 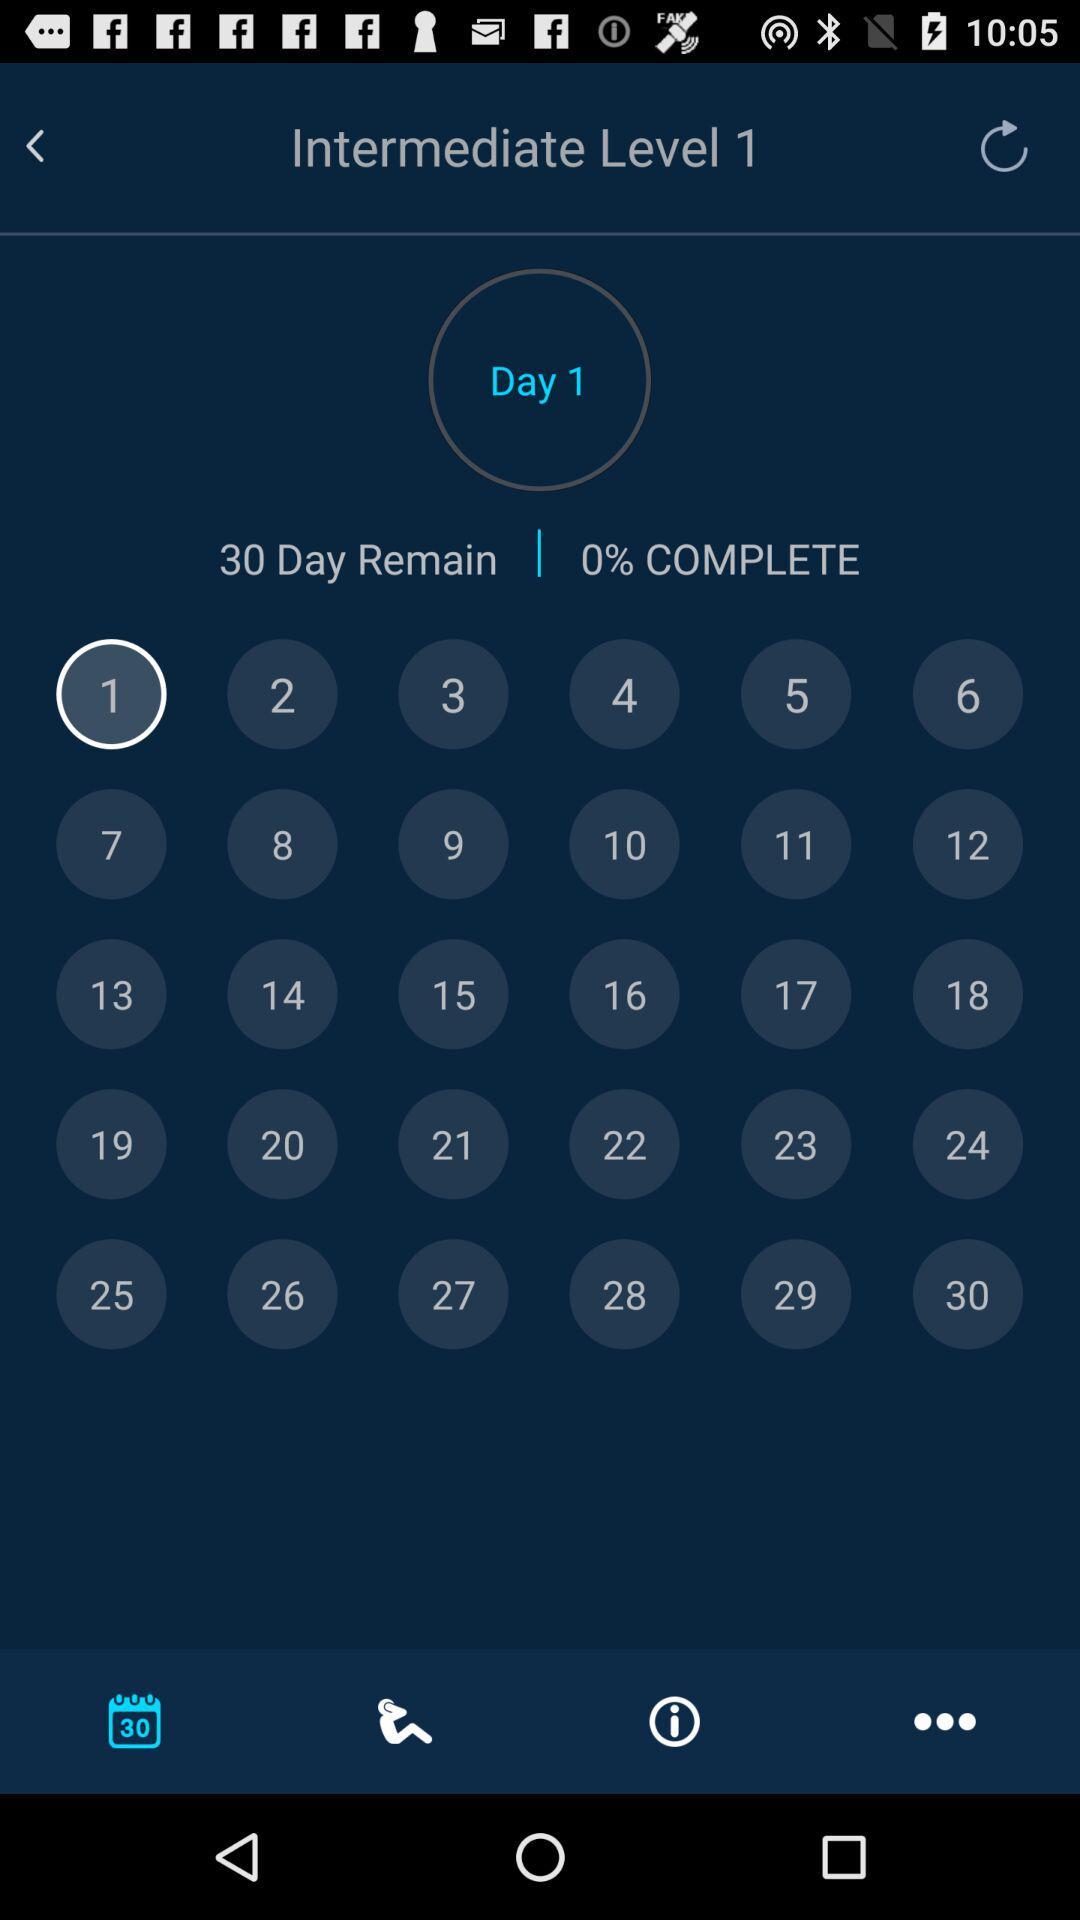 What do you see at coordinates (111, 741) in the screenshot?
I see `the add icon` at bounding box center [111, 741].